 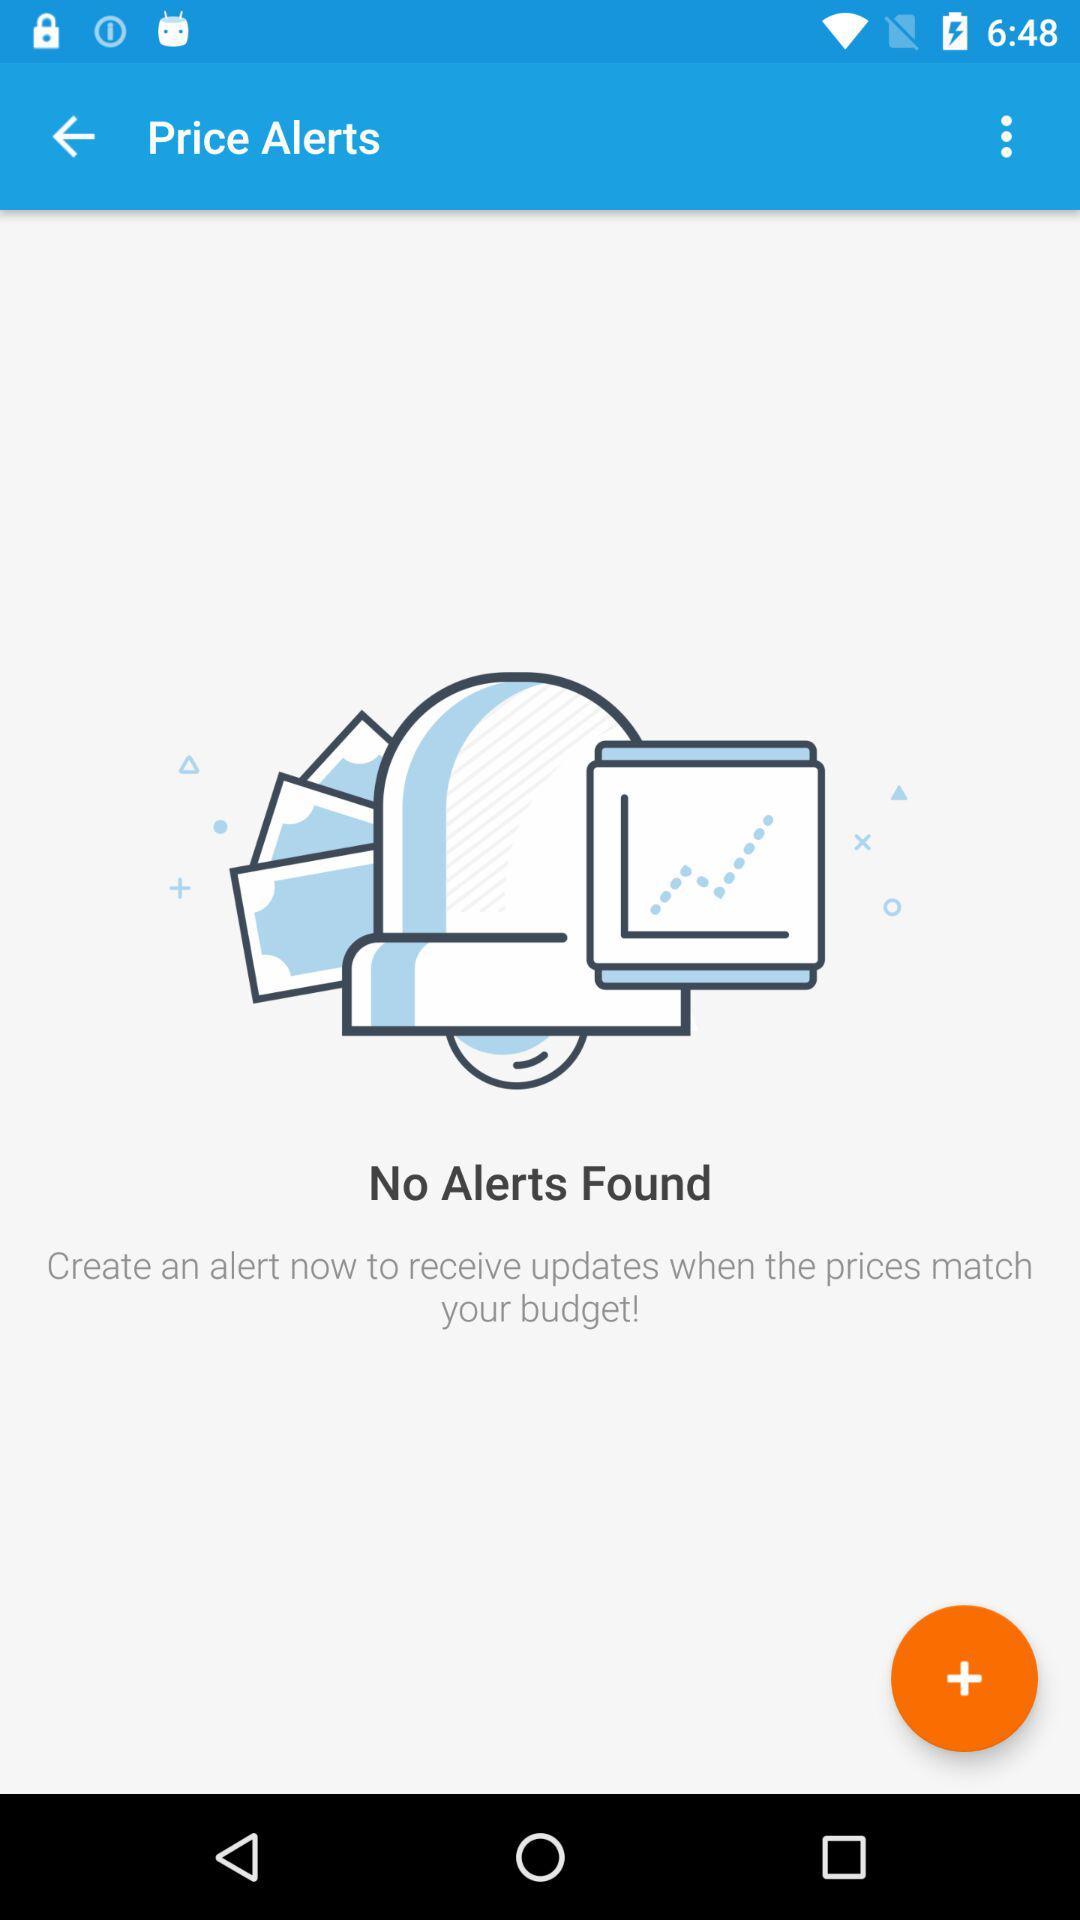 What do you see at coordinates (963, 1678) in the screenshot?
I see `item at the bottom right corner` at bounding box center [963, 1678].